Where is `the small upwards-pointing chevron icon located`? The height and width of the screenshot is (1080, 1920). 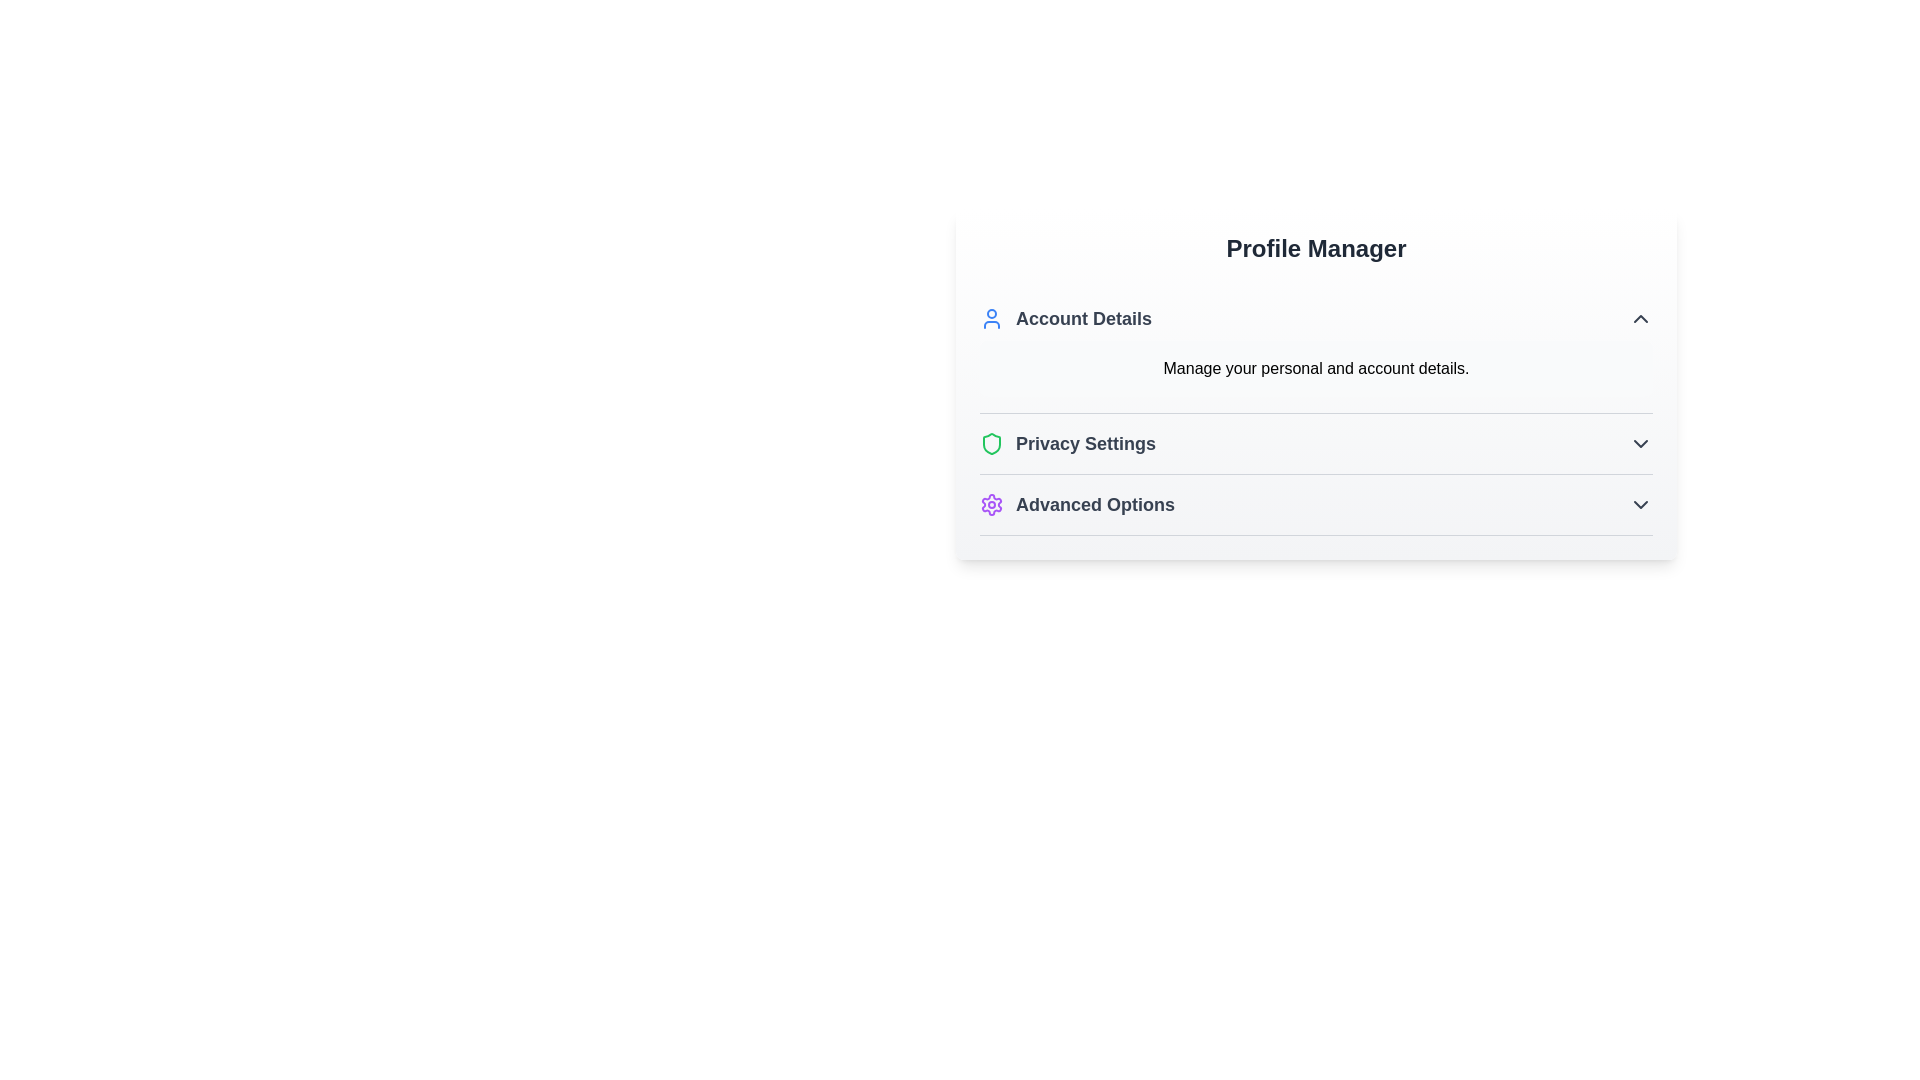 the small upwards-pointing chevron icon located is located at coordinates (1641, 318).